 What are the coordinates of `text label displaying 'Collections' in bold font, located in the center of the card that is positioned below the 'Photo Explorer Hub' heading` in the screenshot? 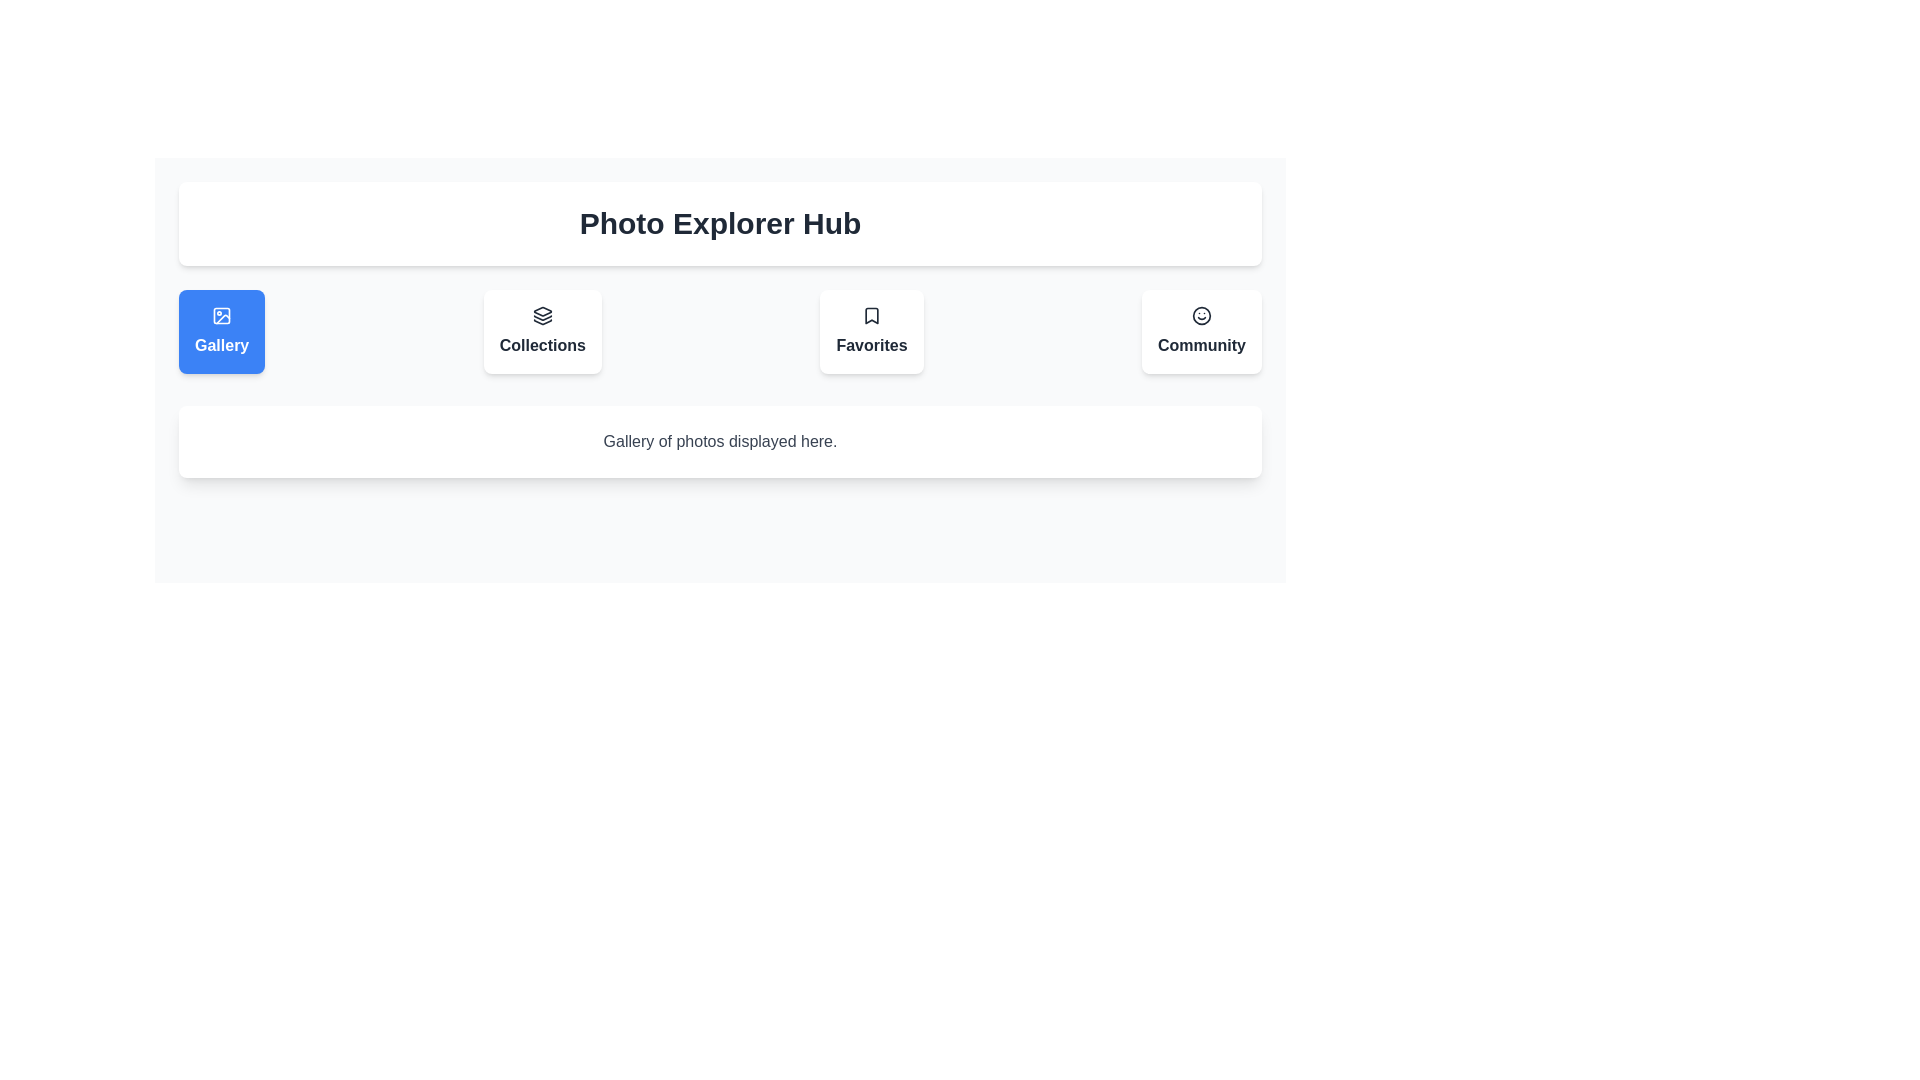 It's located at (542, 345).